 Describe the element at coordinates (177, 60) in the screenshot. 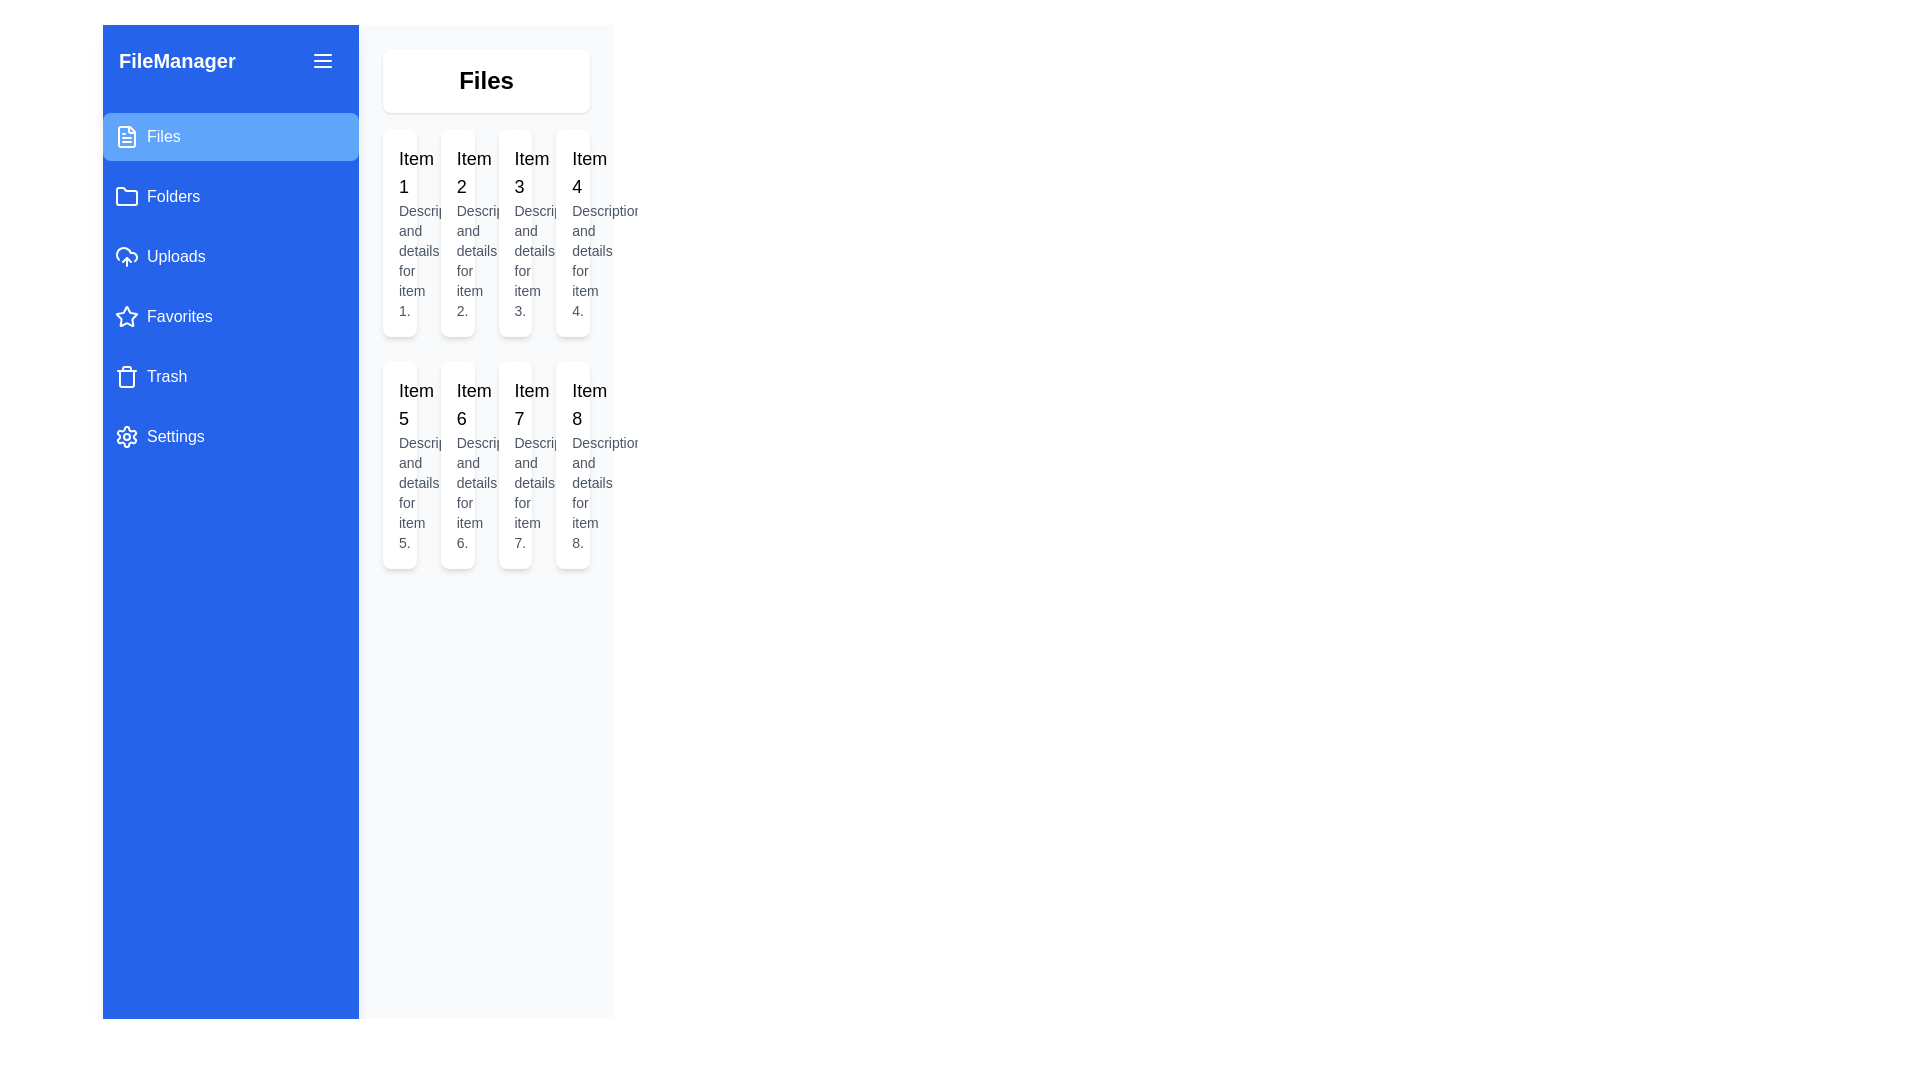

I see `the static text label or heading that displays the title or branding of the application, located in the top-left corner of the interface within the left navigation pane` at that location.